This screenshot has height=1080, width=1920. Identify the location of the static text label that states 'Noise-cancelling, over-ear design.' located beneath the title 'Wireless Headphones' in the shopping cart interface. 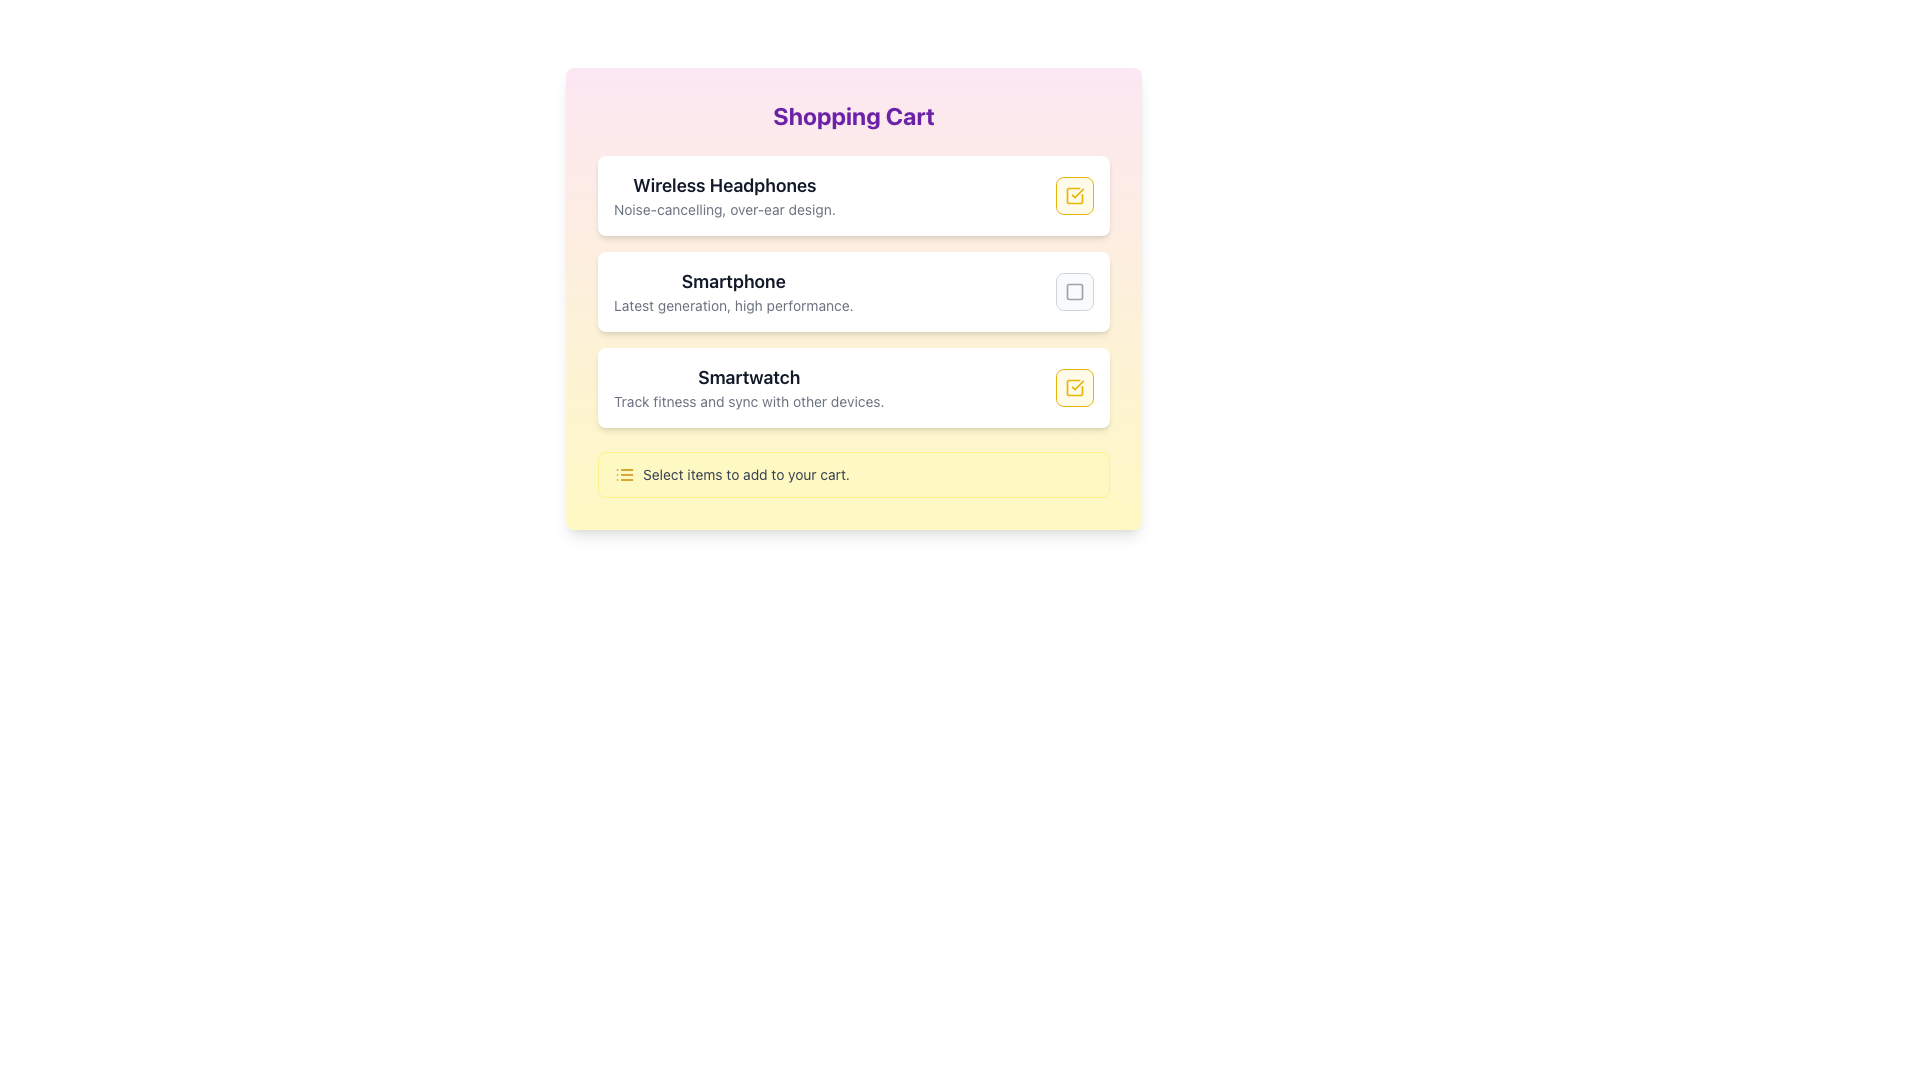
(723, 209).